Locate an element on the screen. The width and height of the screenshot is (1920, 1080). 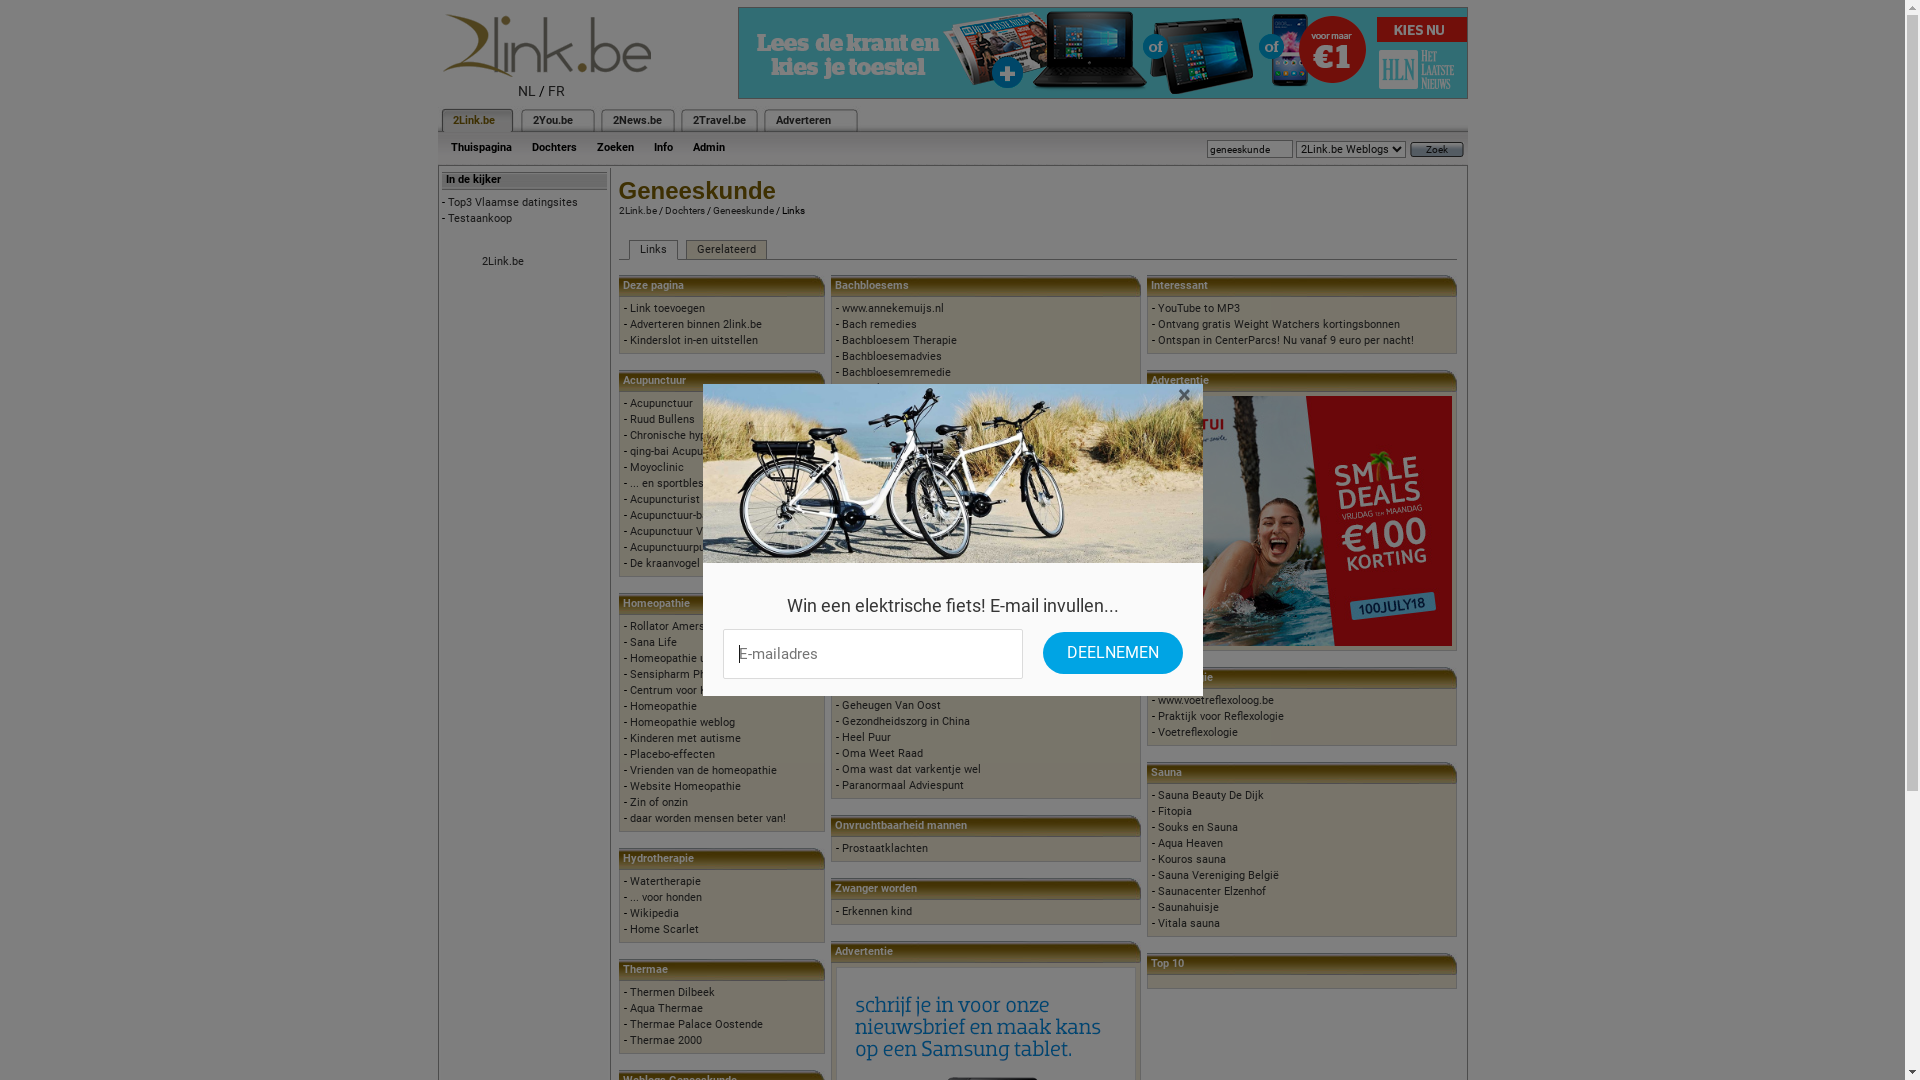
'Thermae 2000' is located at coordinates (666, 1039).